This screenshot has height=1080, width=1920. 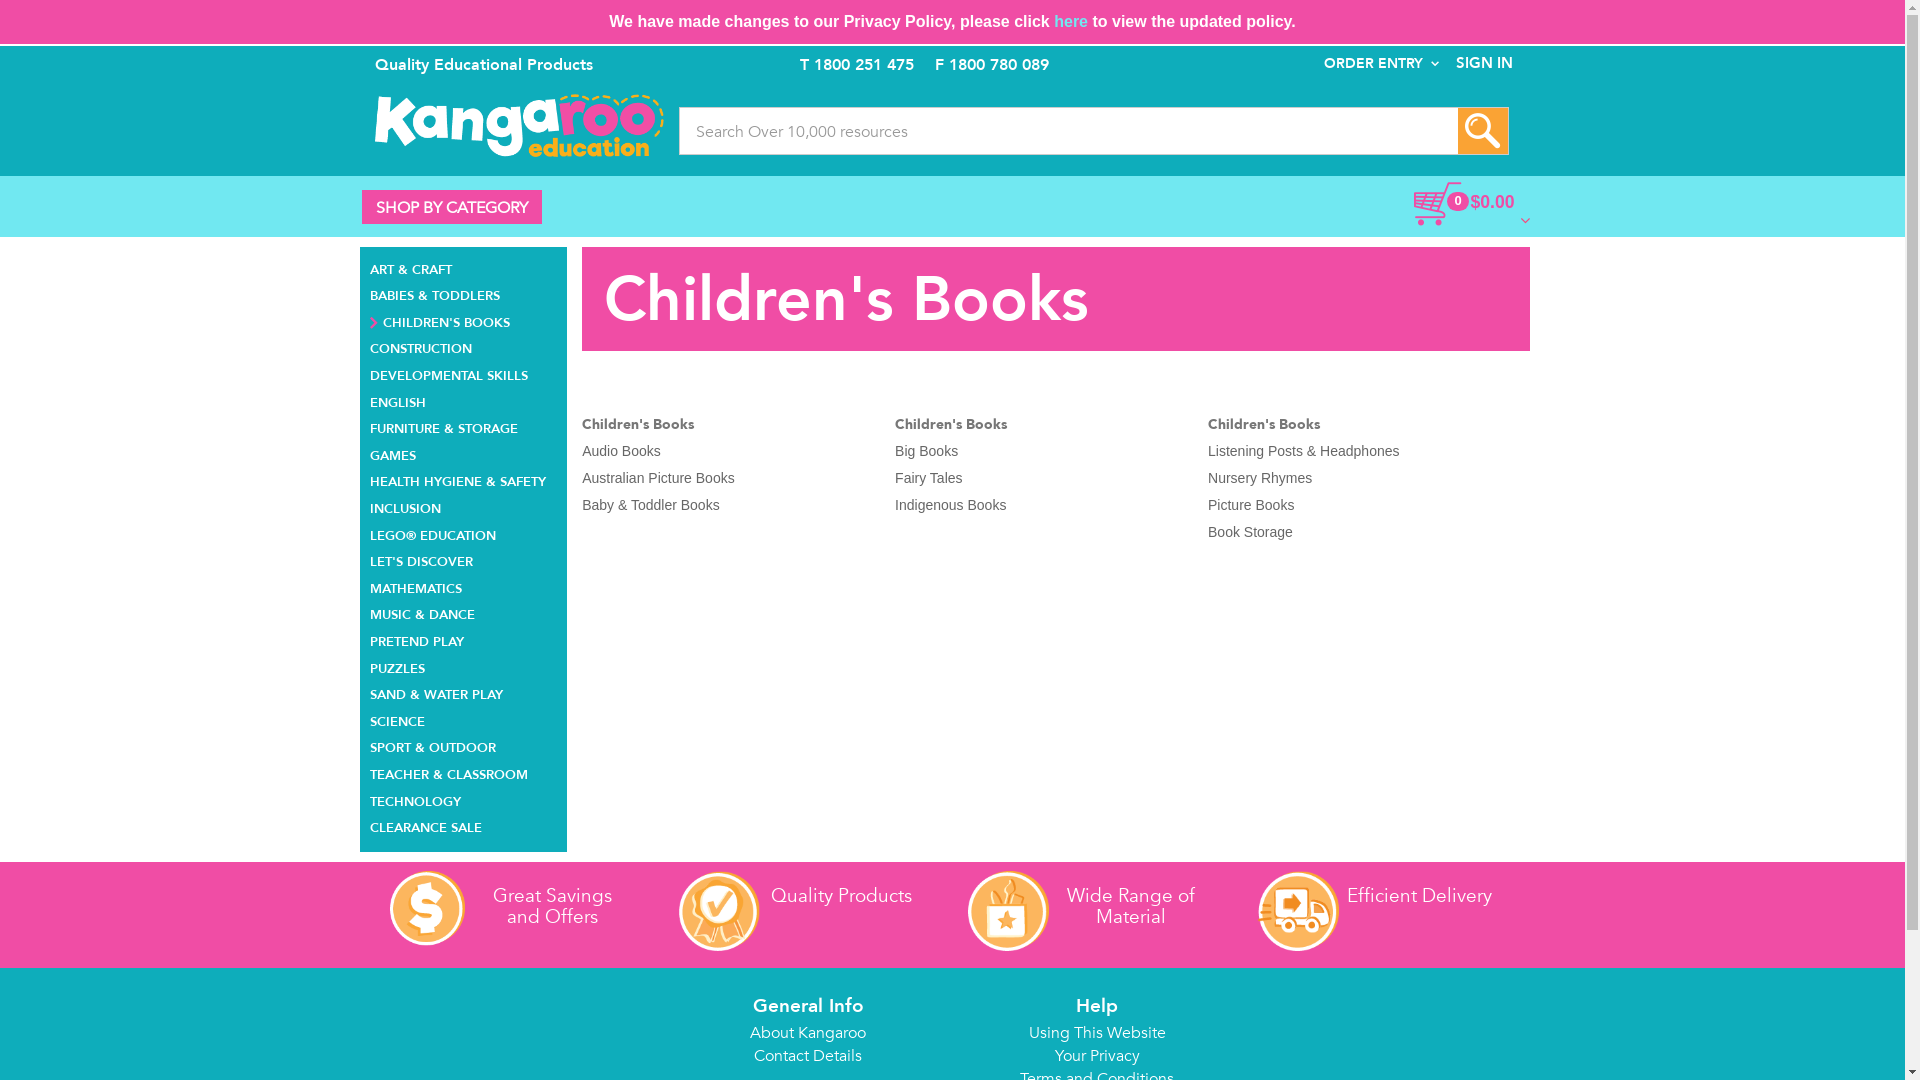 I want to click on 'DEVELOPMENTAL SKILLS', so click(x=448, y=373).